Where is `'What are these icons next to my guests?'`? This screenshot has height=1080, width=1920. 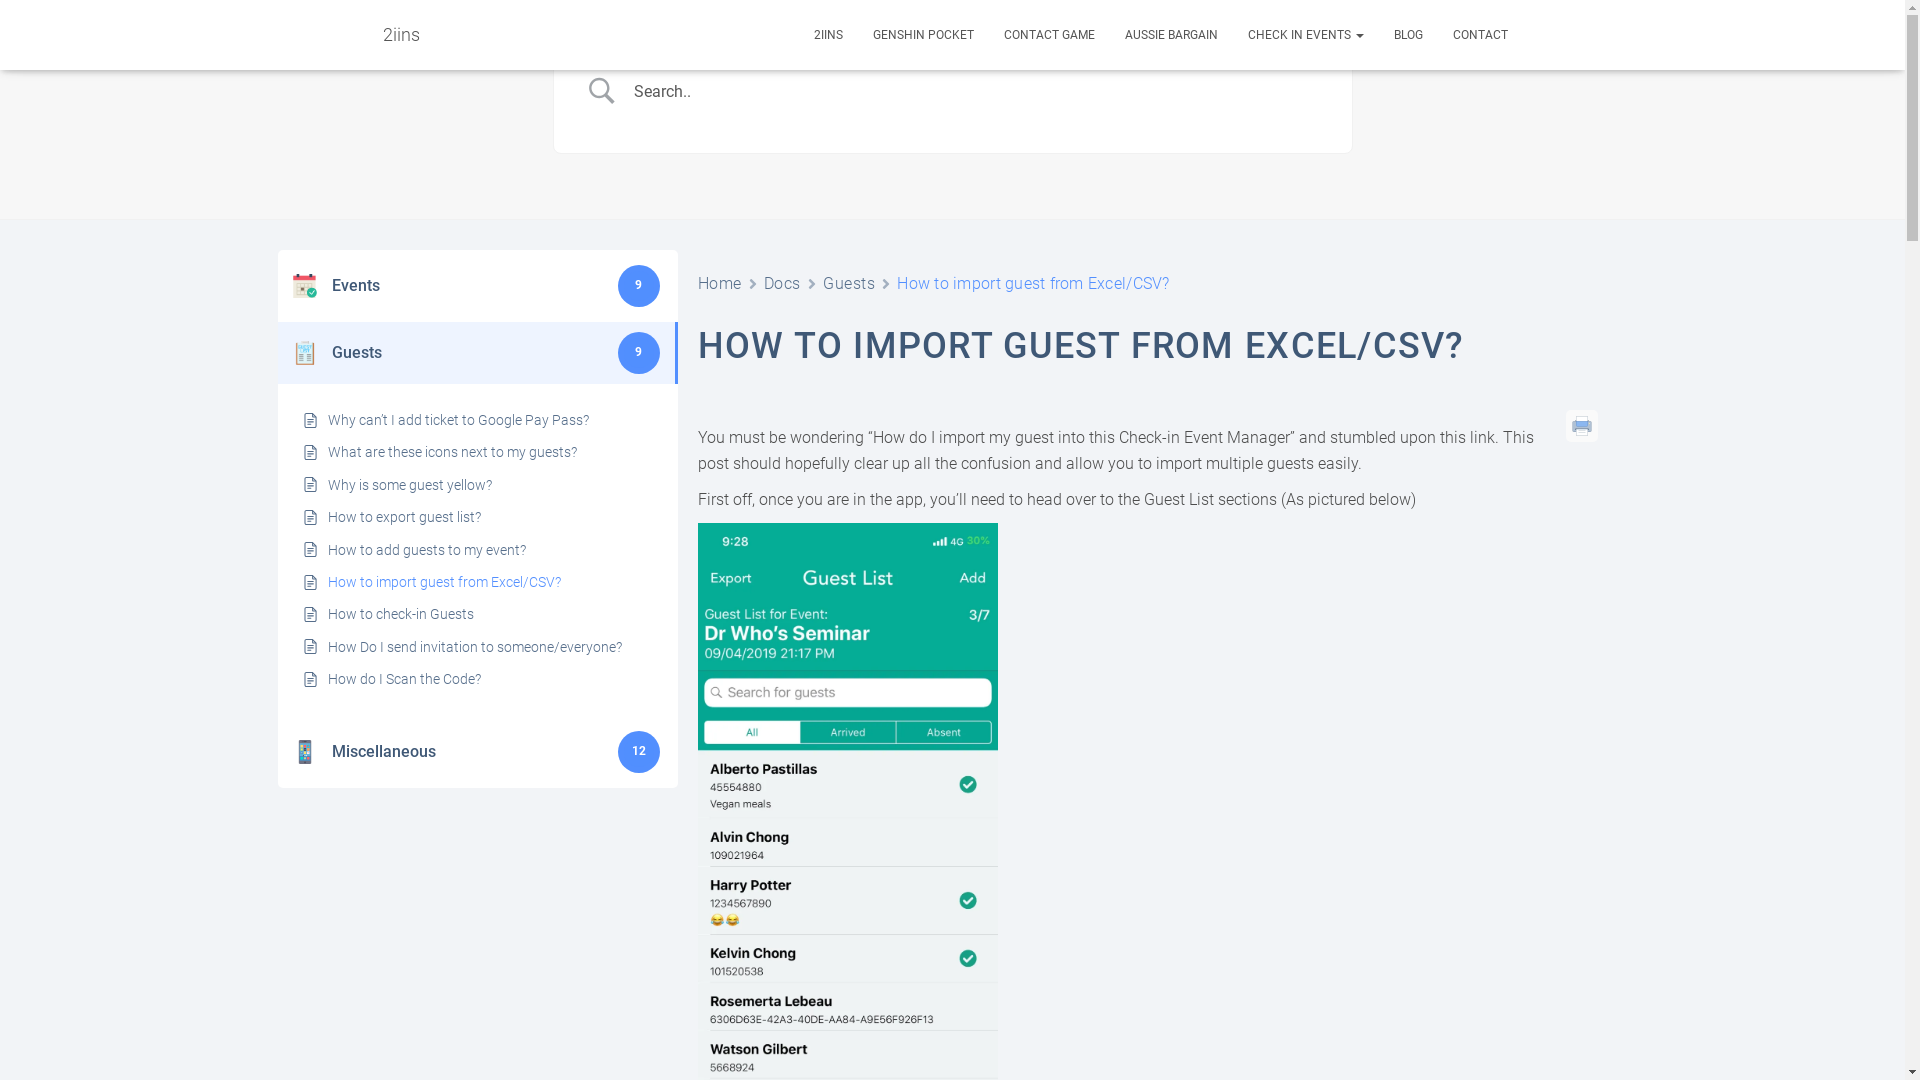
'What are these icons next to my guests?' is located at coordinates (451, 451).